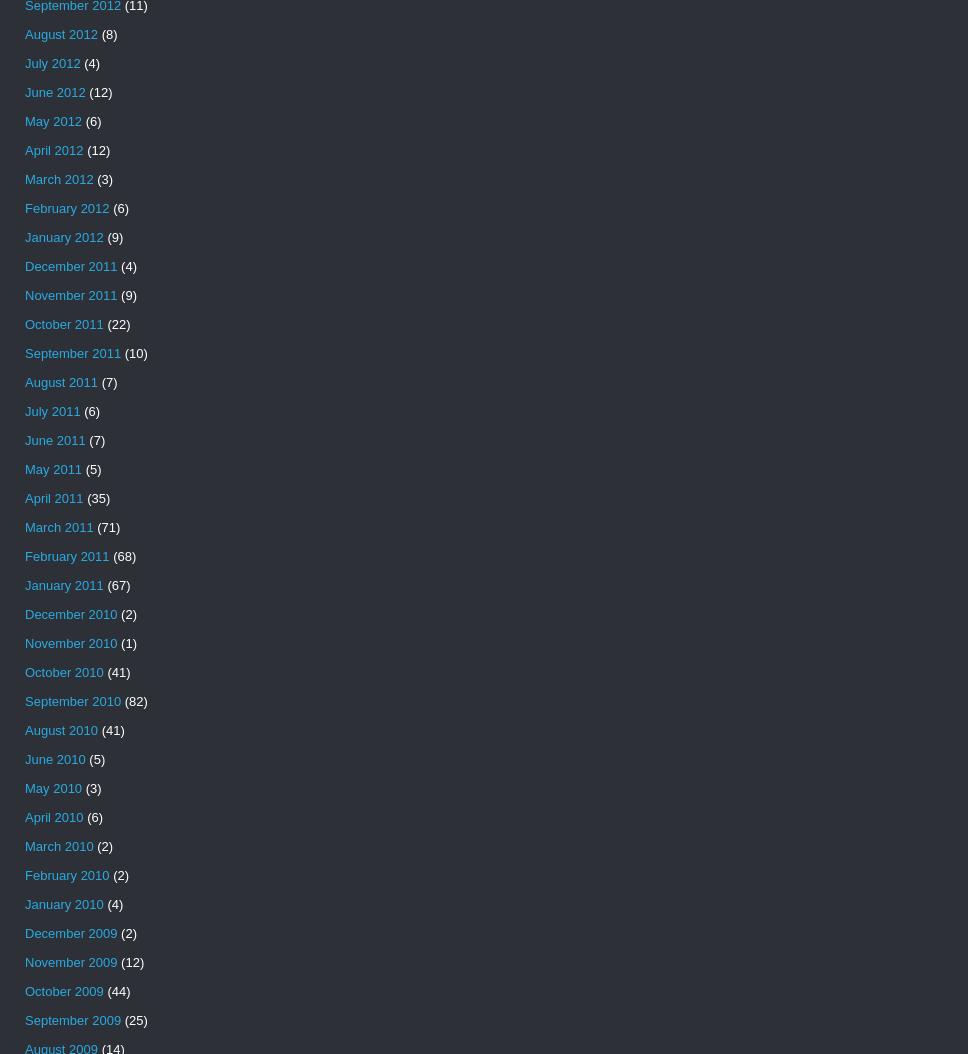 This screenshot has width=968, height=1054. What do you see at coordinates (132, 700) in the screenshot?
I see `'(82)'` at bounding box center [132, 700].